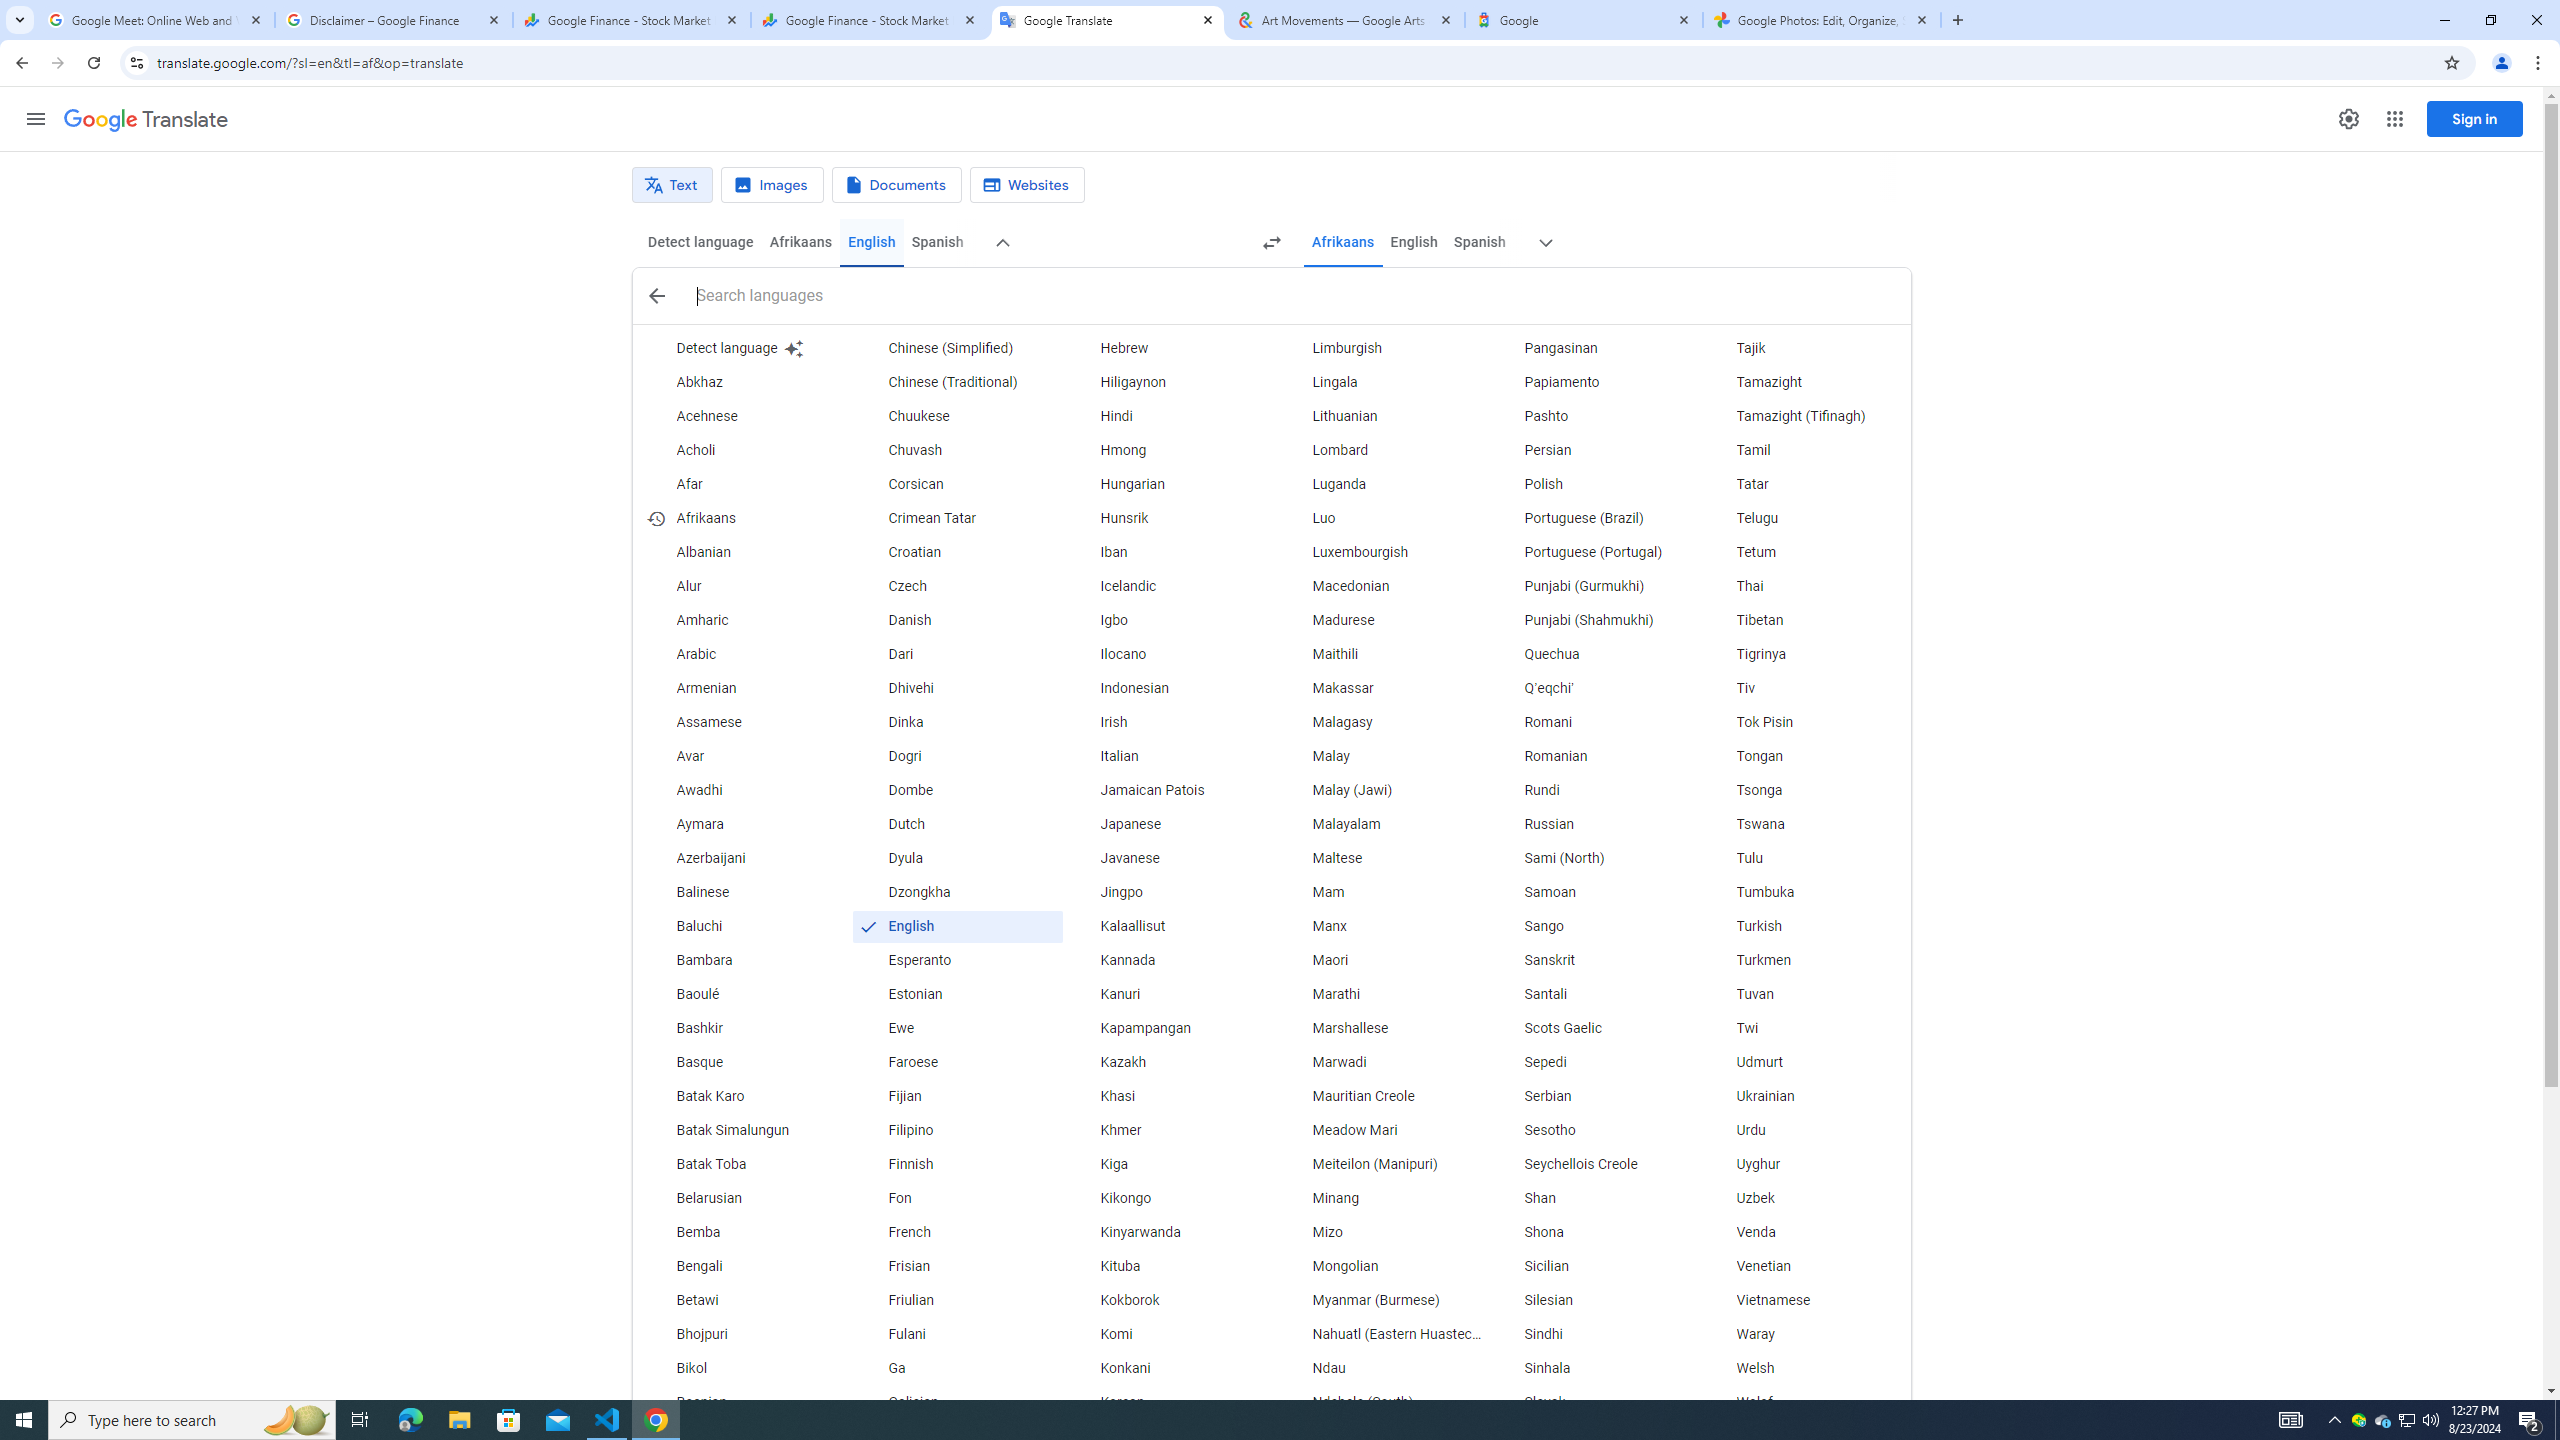  I want to click on 'More source languages', so click(1002, 242).